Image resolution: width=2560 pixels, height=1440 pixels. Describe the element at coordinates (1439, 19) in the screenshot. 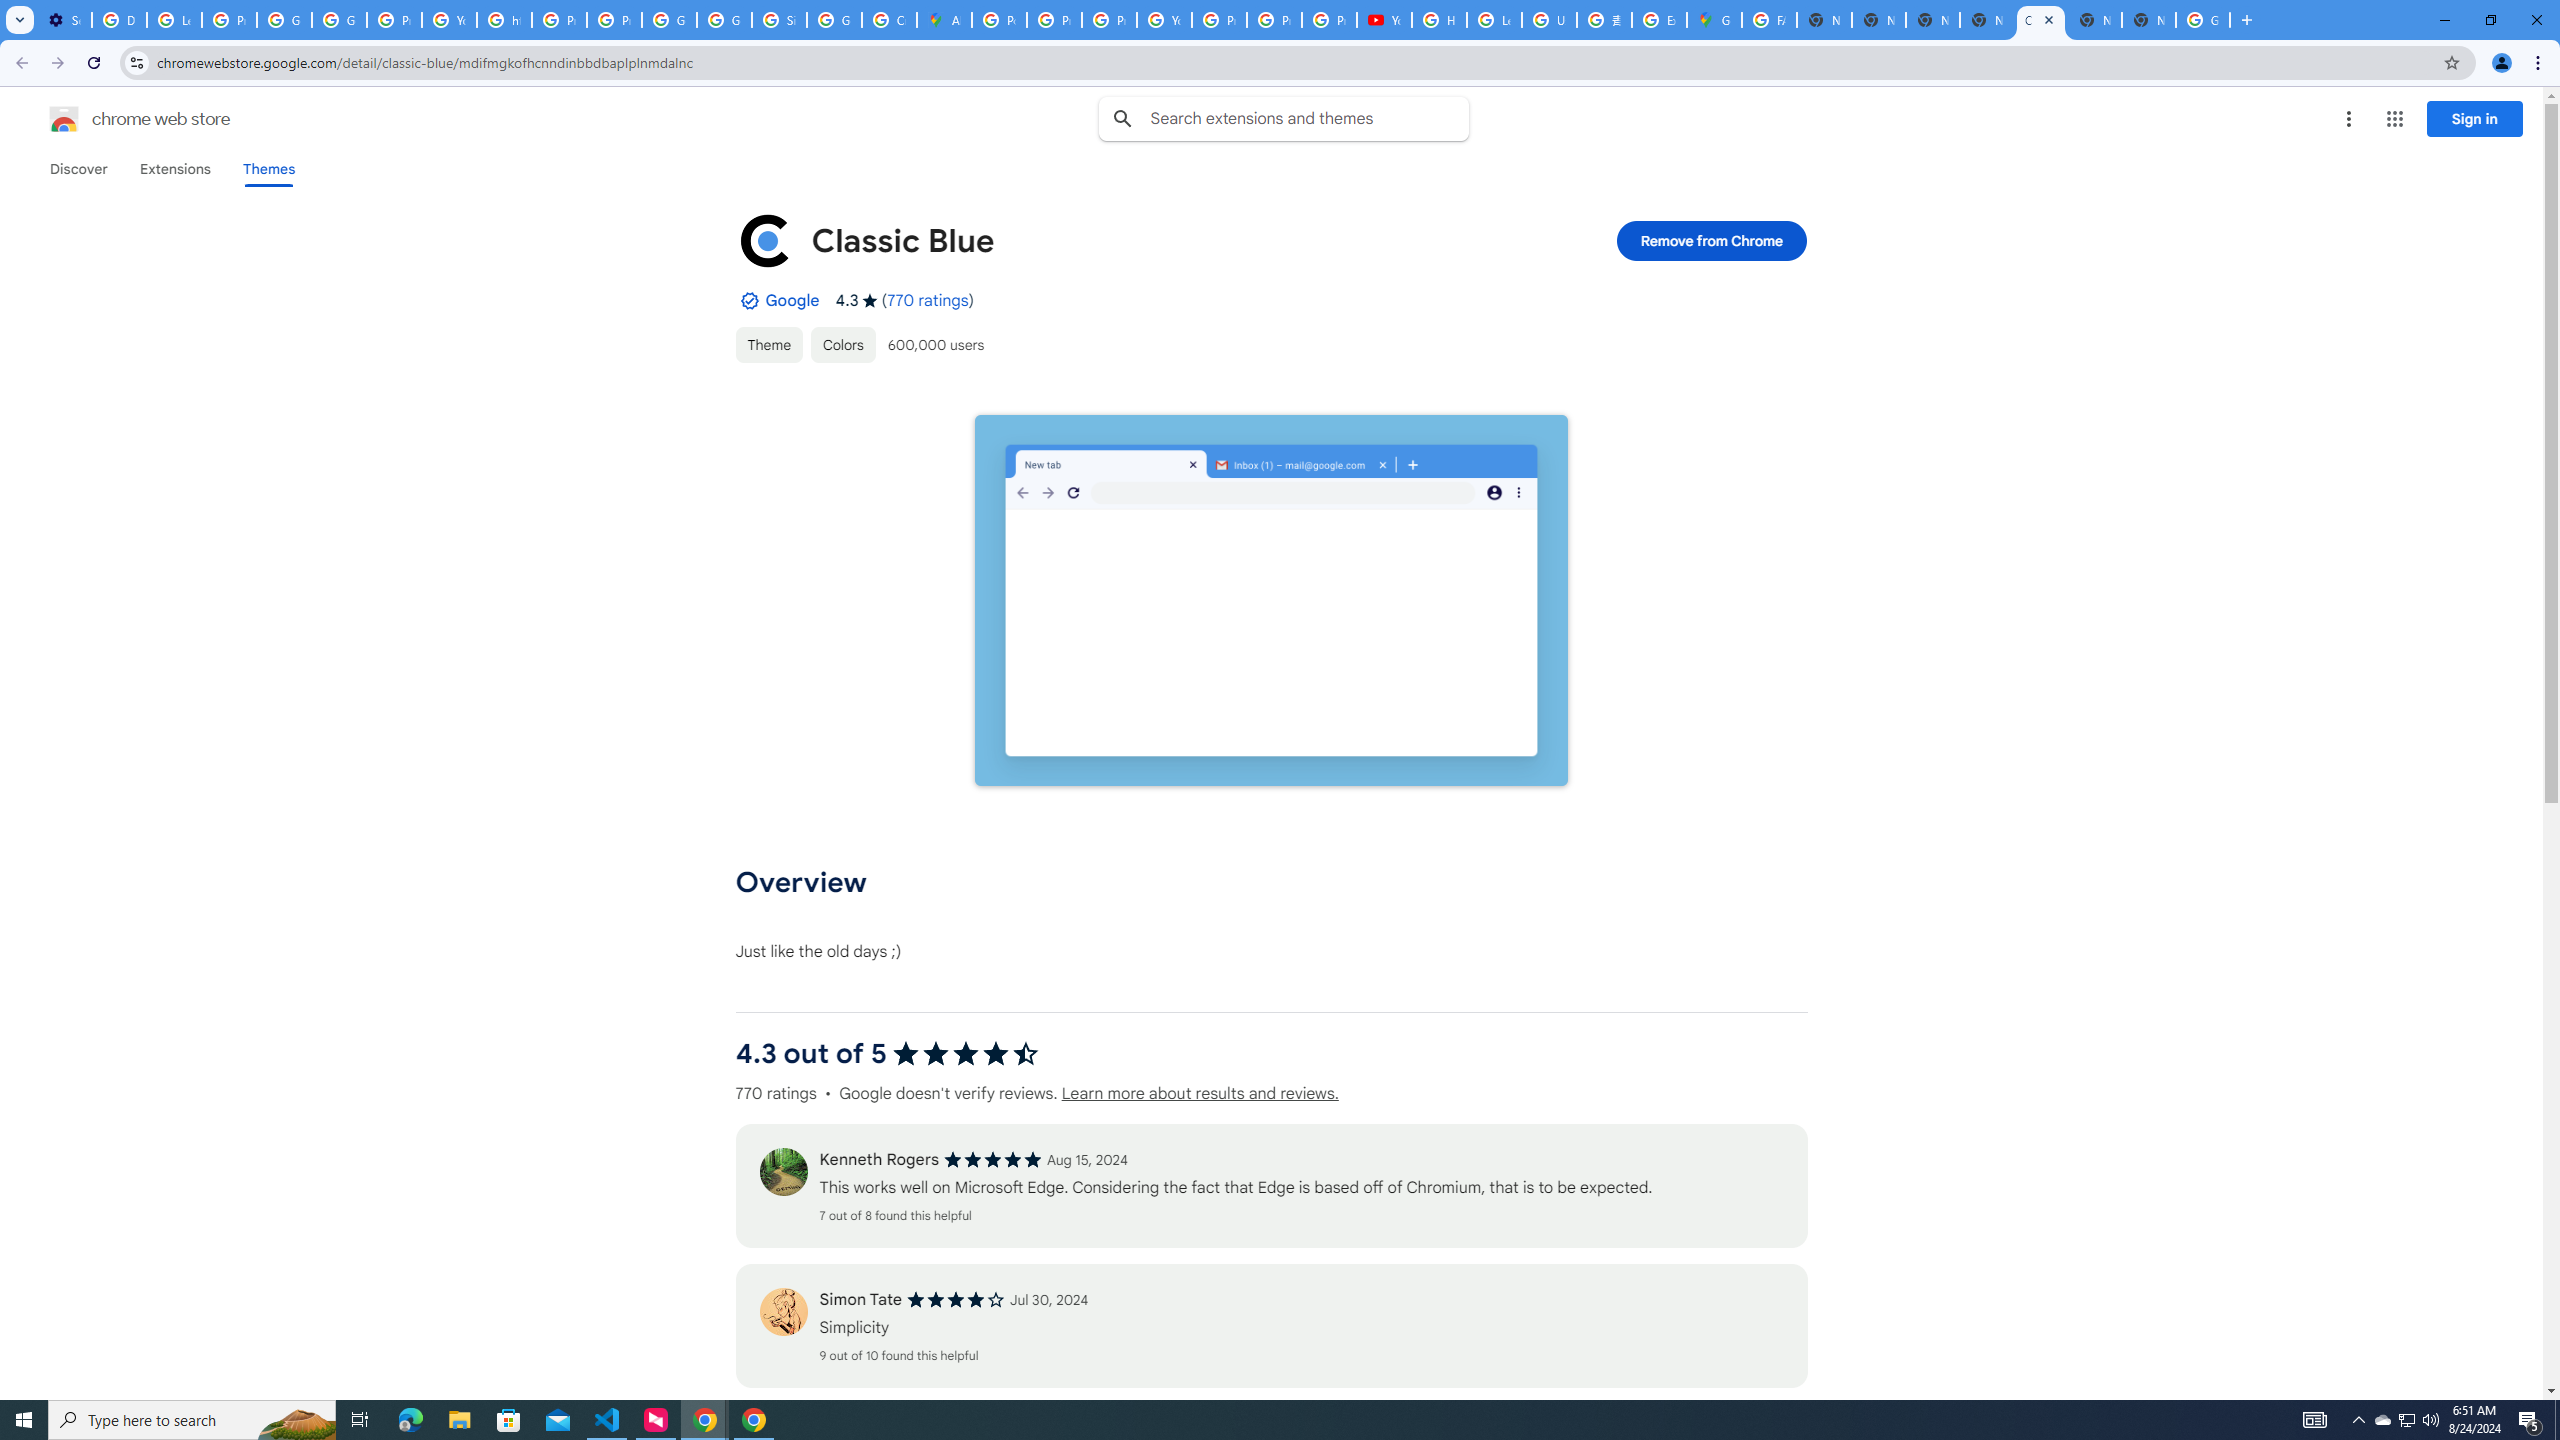

I see `'How Chrome protects your passwords - Google Chrome Help'` at that location.